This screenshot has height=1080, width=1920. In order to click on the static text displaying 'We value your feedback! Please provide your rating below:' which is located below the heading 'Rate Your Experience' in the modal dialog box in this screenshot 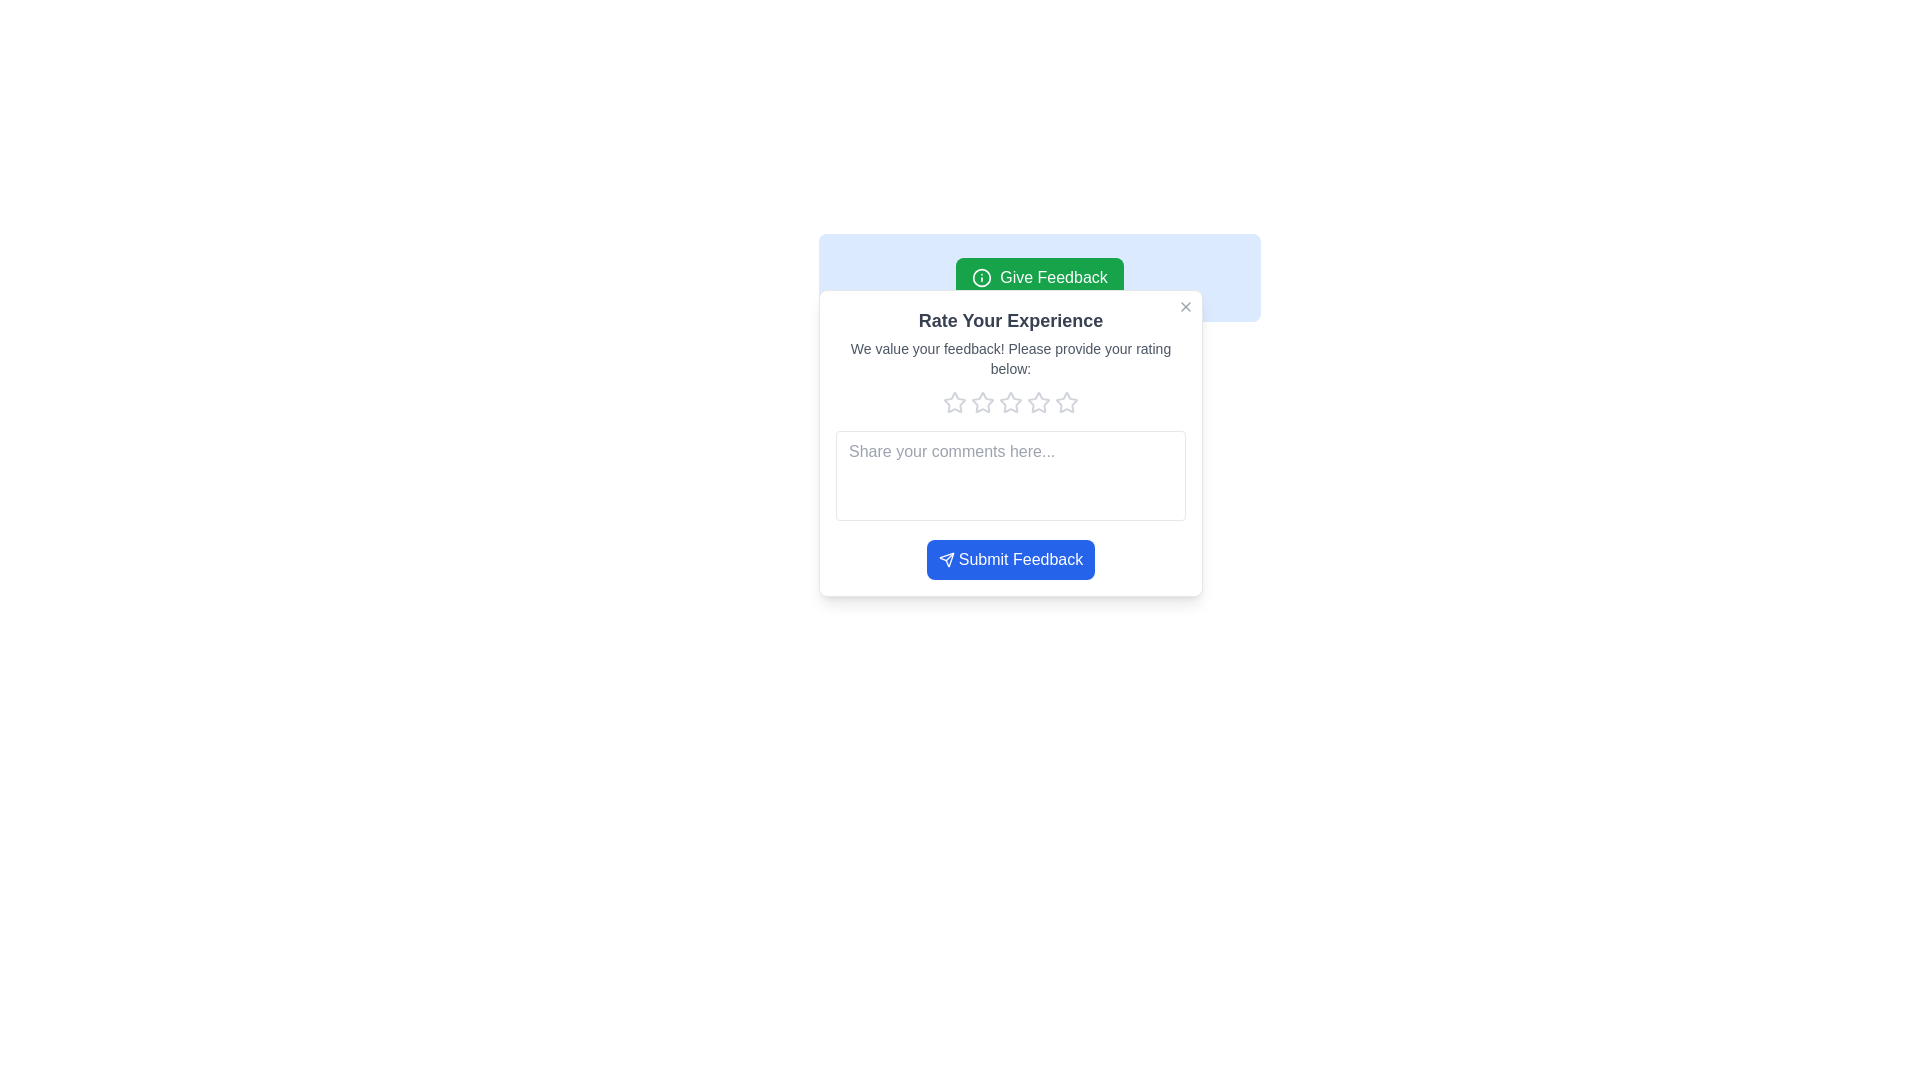, I will do `click(1011, 357)`.